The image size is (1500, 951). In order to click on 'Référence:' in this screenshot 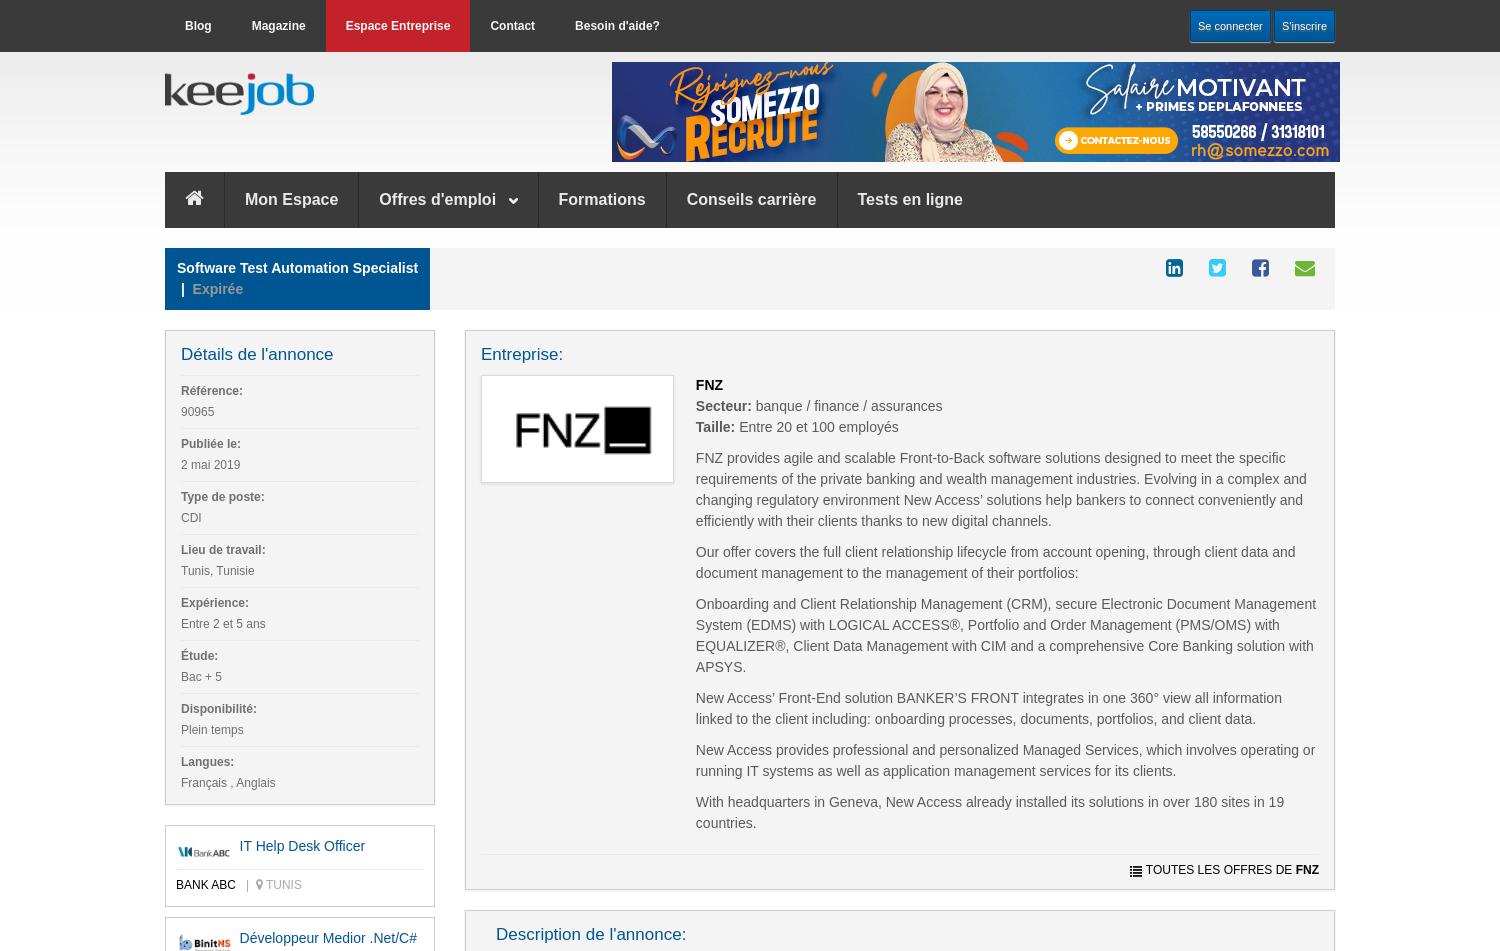, I will do `click(210, 390)`.